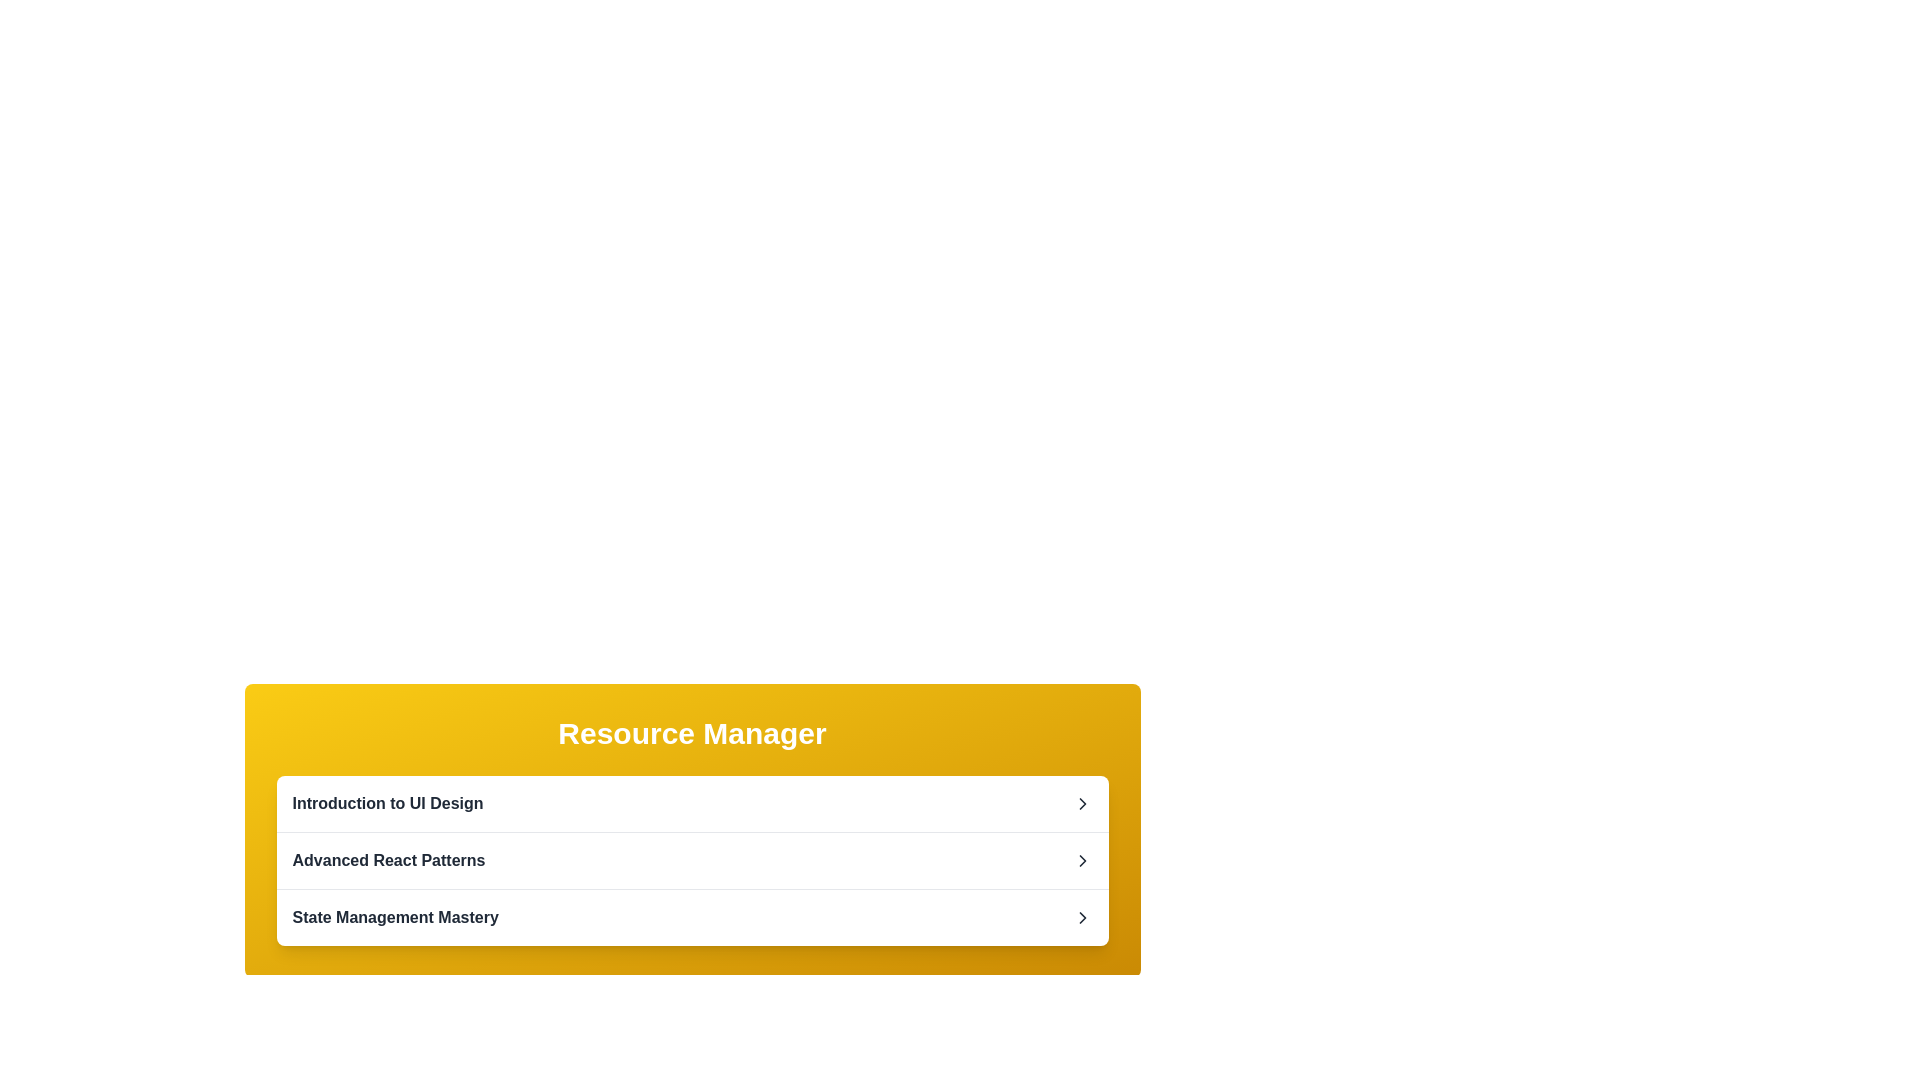  What do you see at coordinates (395, 918) in the screenshot?
I see `text label 'State Management Mastery' which is the third entry in the vertically aligned list below the 'Resource Manager' header` at bounding box center [395, 918].